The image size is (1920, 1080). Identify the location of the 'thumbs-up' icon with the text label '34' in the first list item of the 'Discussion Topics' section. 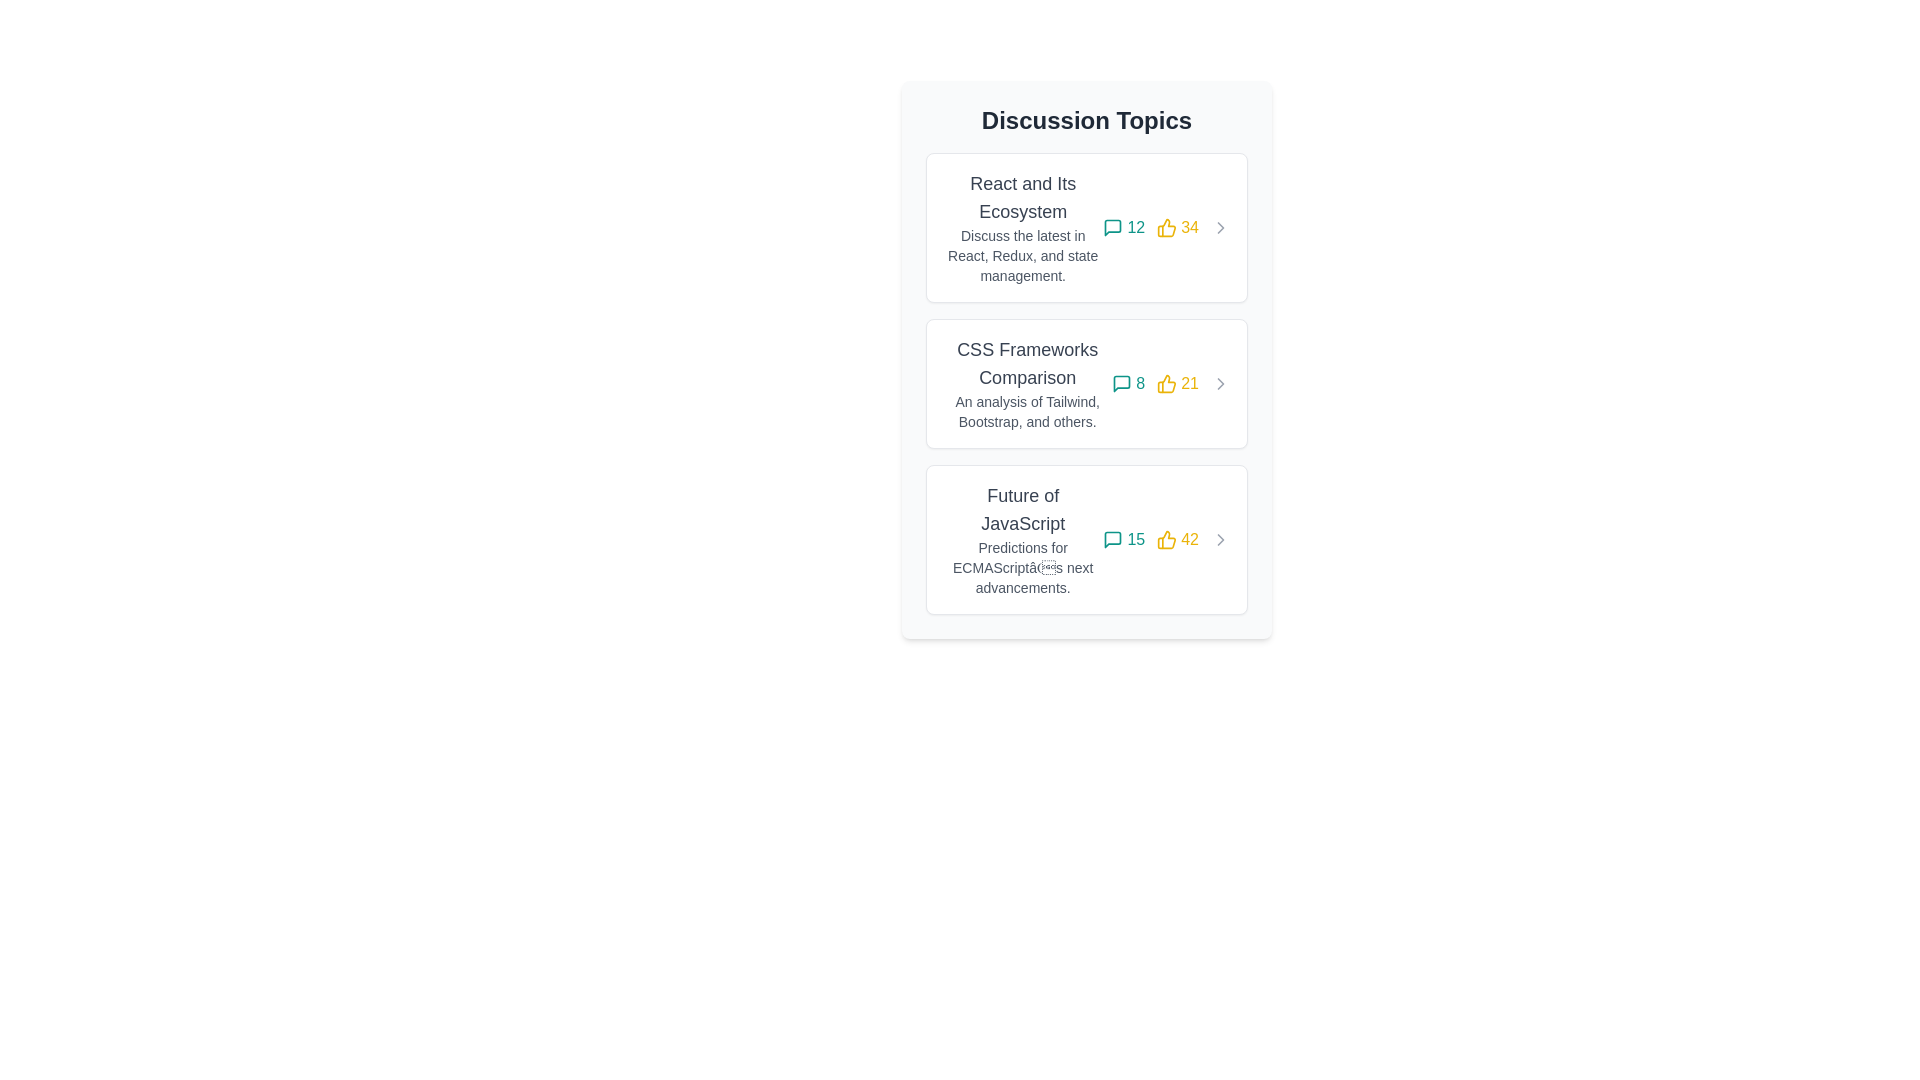
(1178, 226).